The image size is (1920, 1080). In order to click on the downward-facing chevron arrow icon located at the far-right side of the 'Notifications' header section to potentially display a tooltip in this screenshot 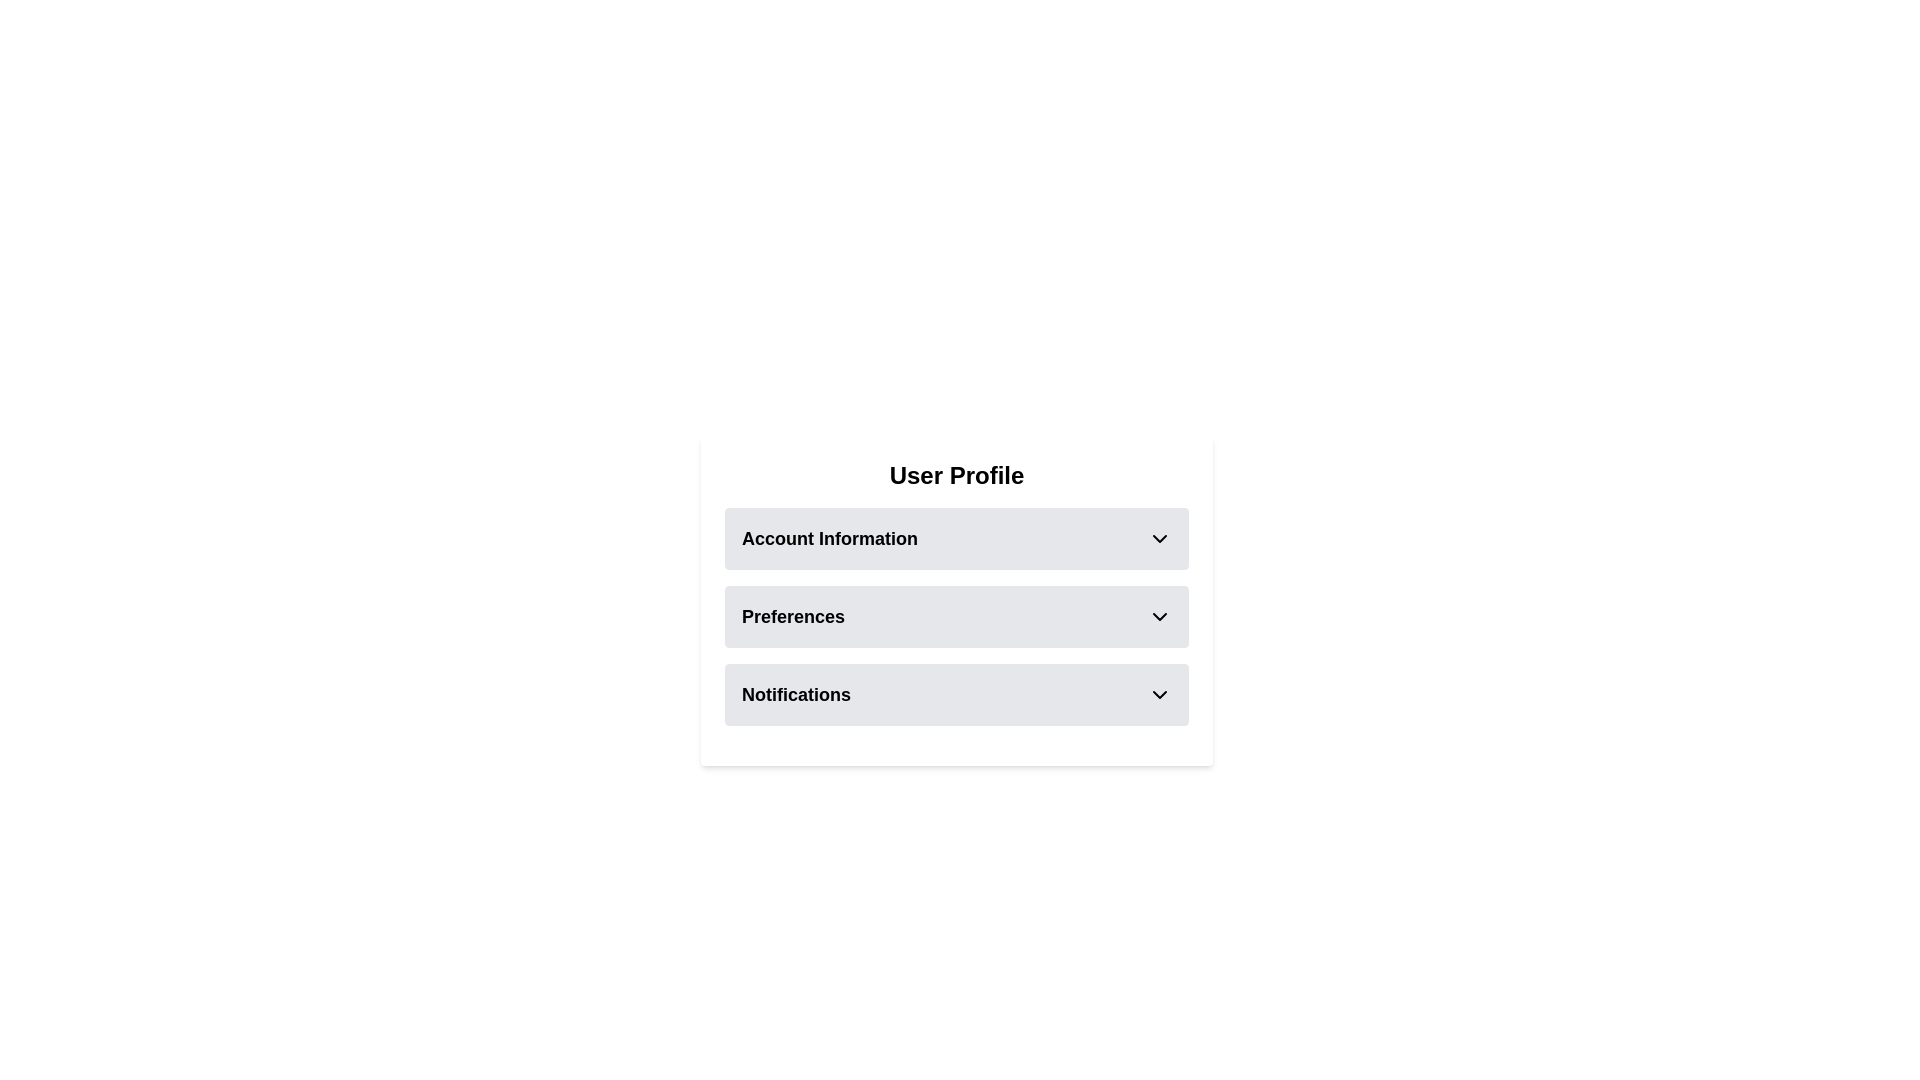, I will do `click(1160, 693)`.